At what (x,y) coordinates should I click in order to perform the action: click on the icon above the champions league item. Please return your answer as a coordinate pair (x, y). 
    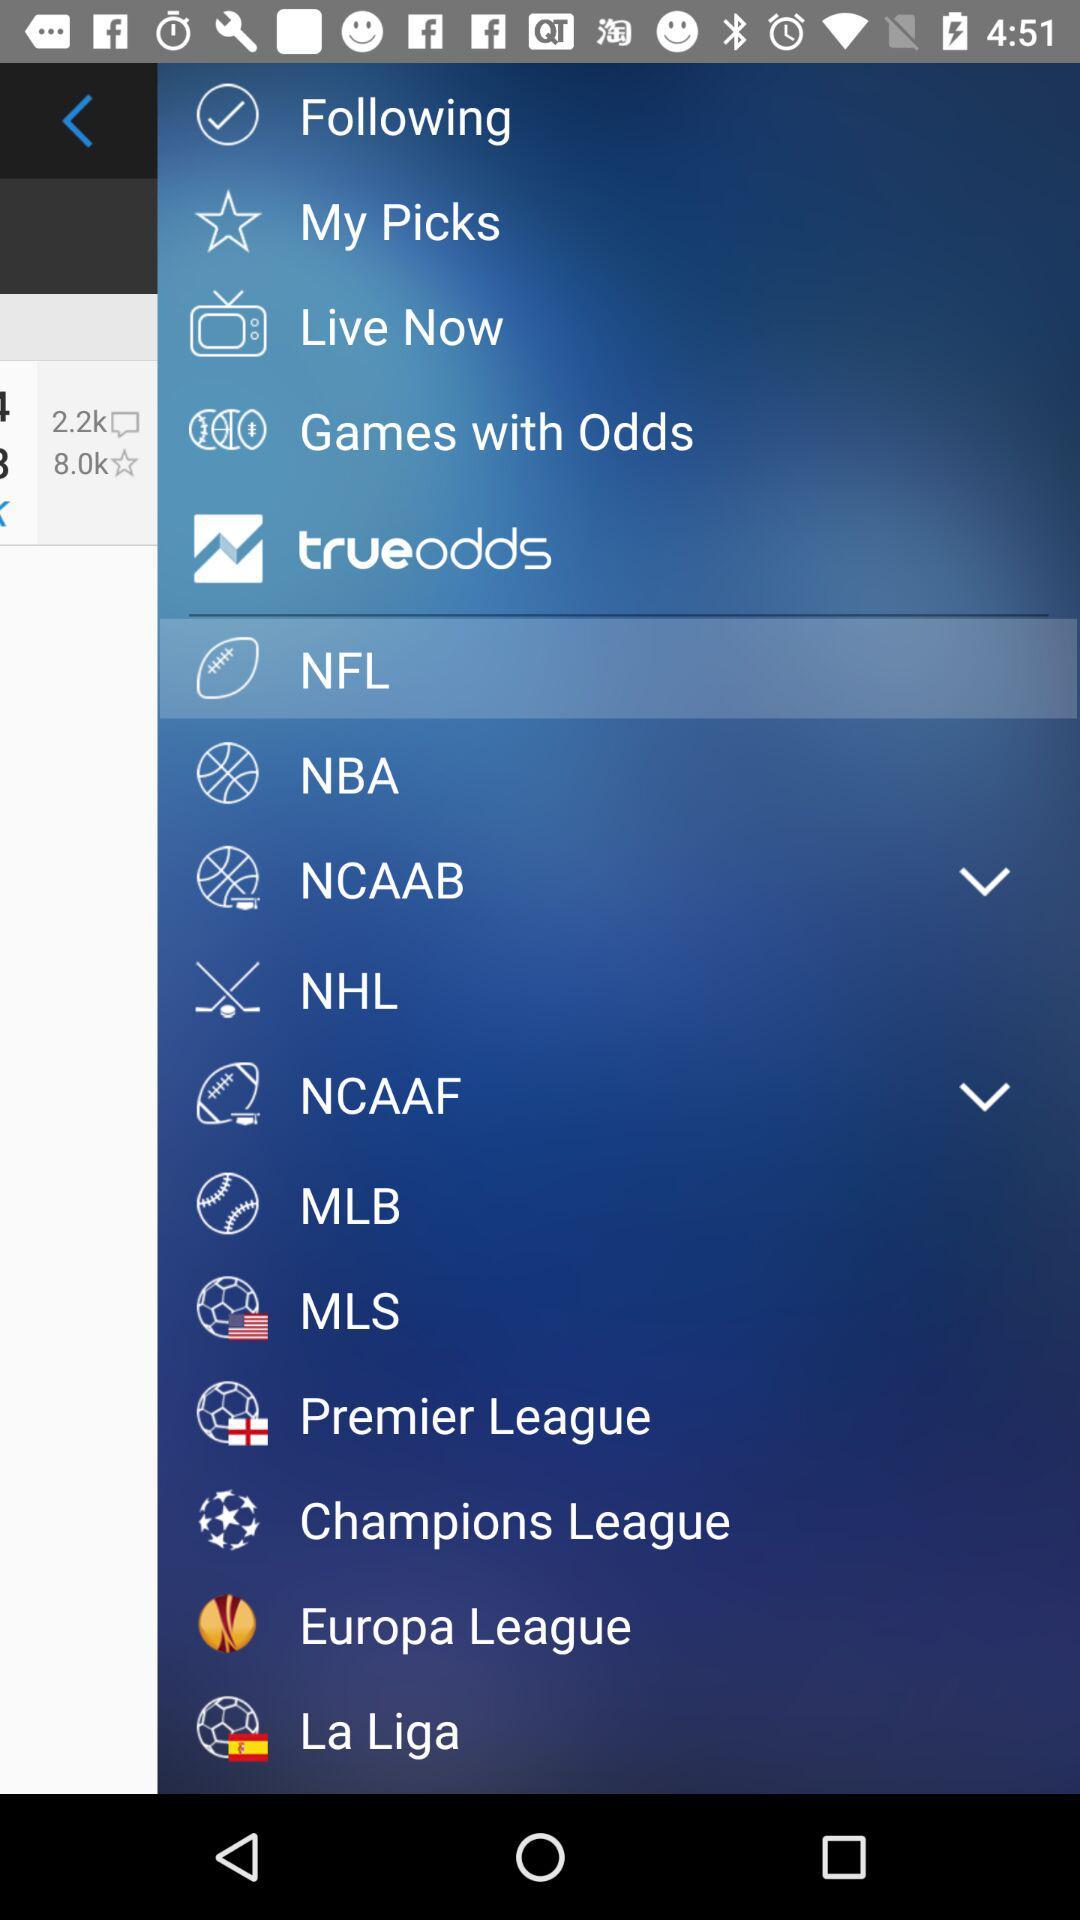
    Looking at the image, I should click on (617, 1413).